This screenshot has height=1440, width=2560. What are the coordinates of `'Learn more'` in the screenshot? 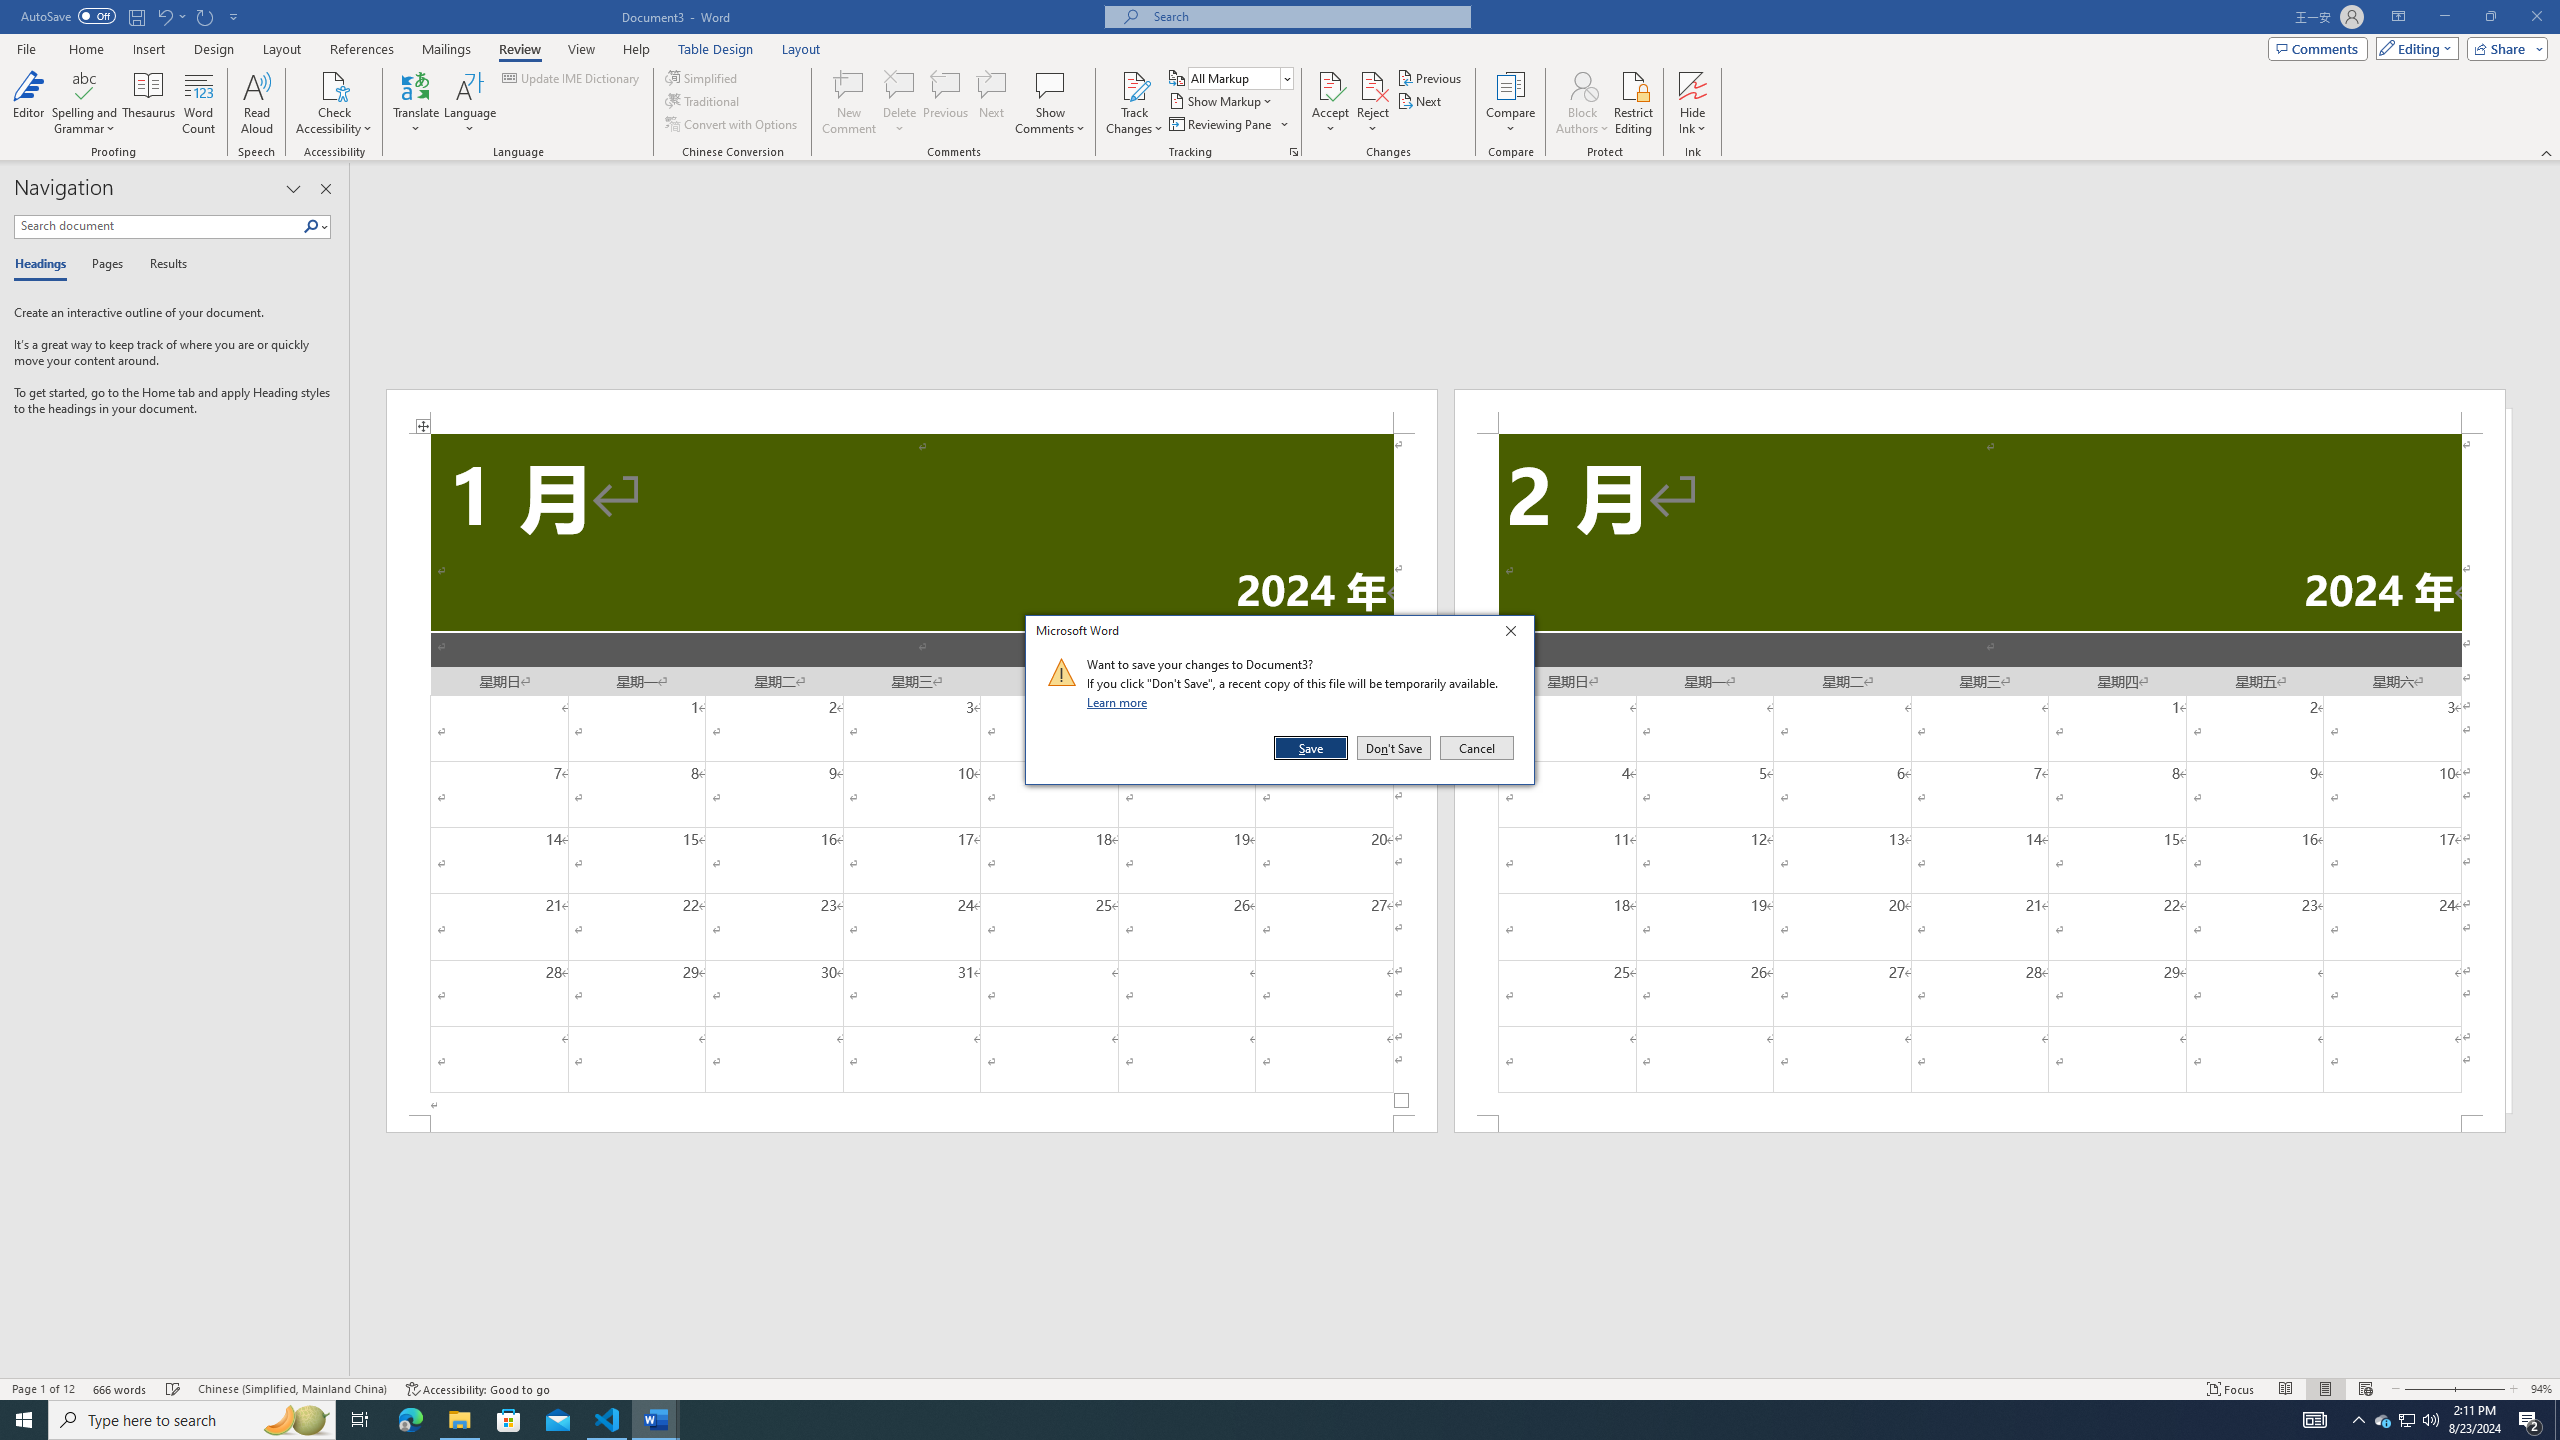 It's located at (1120, 701).